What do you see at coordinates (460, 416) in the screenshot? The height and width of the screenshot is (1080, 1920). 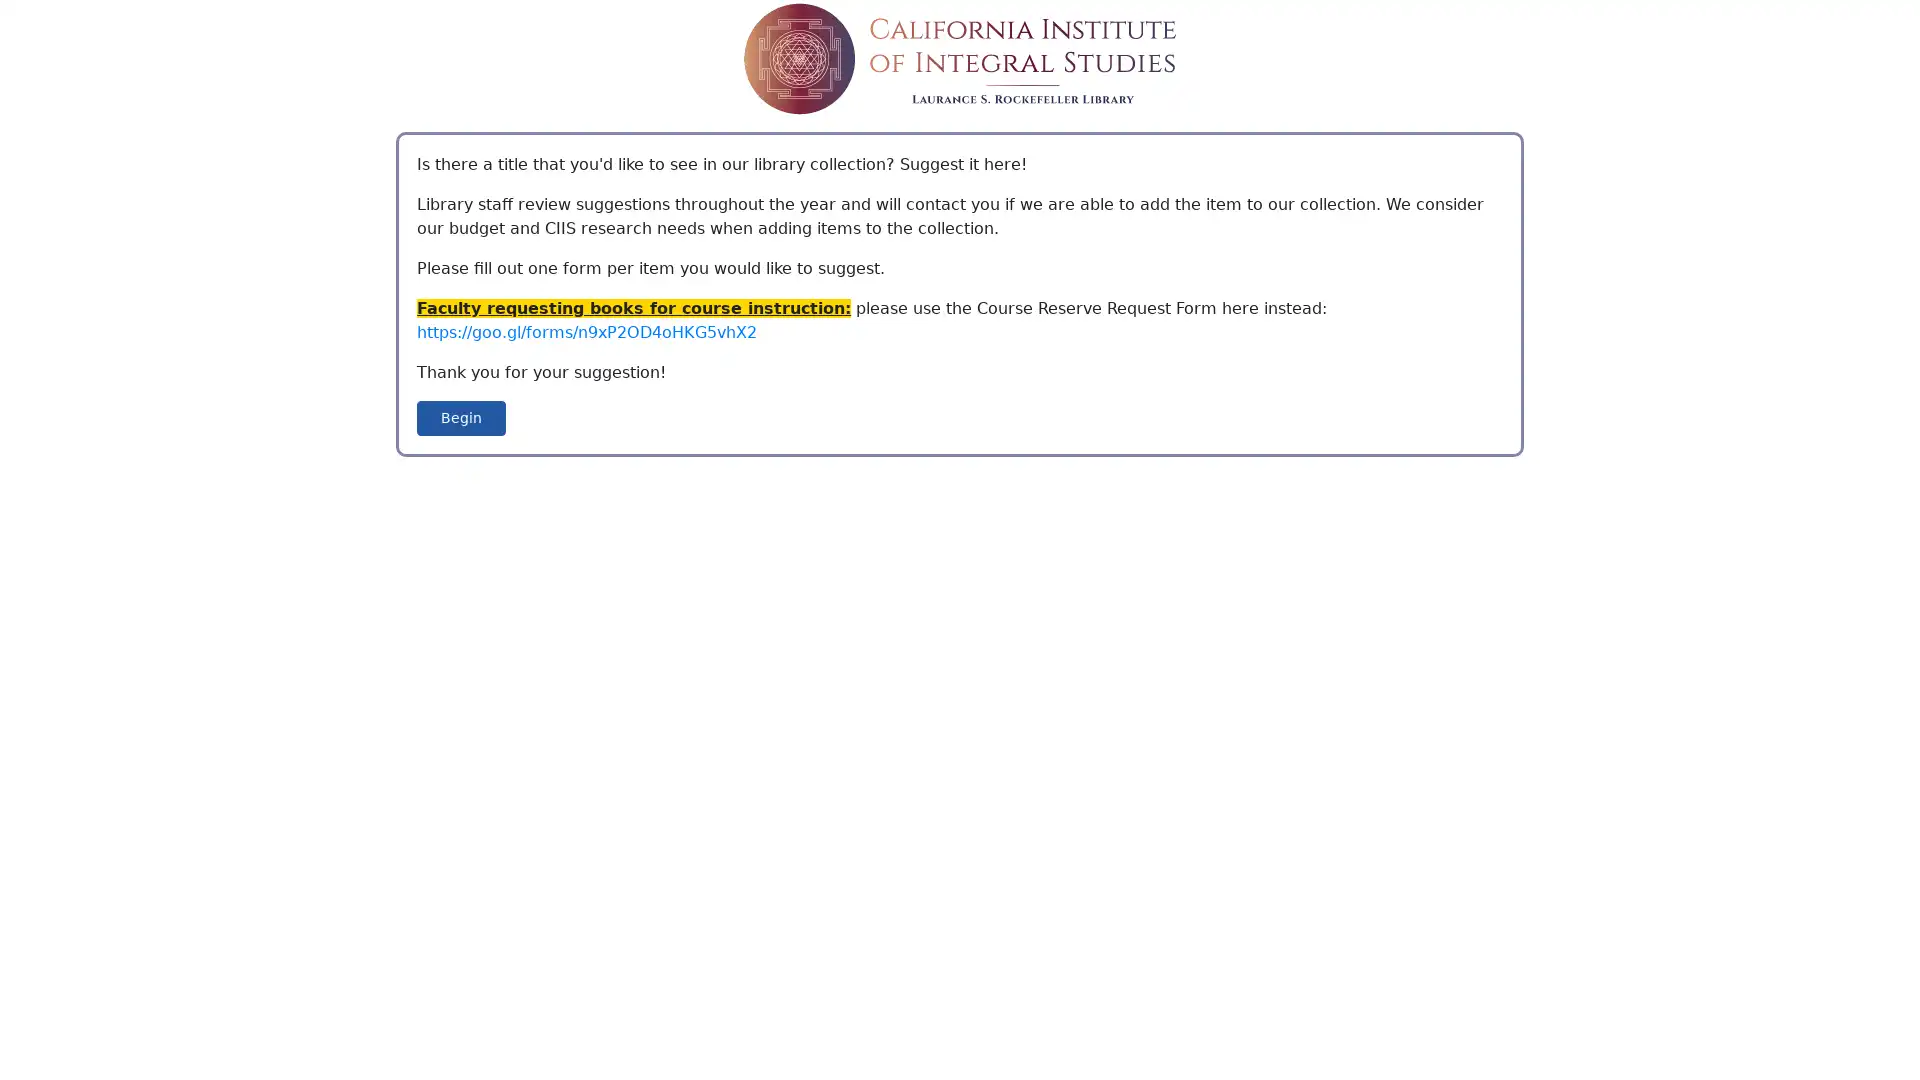 I see `Begin` at bounding box center [460, 416].